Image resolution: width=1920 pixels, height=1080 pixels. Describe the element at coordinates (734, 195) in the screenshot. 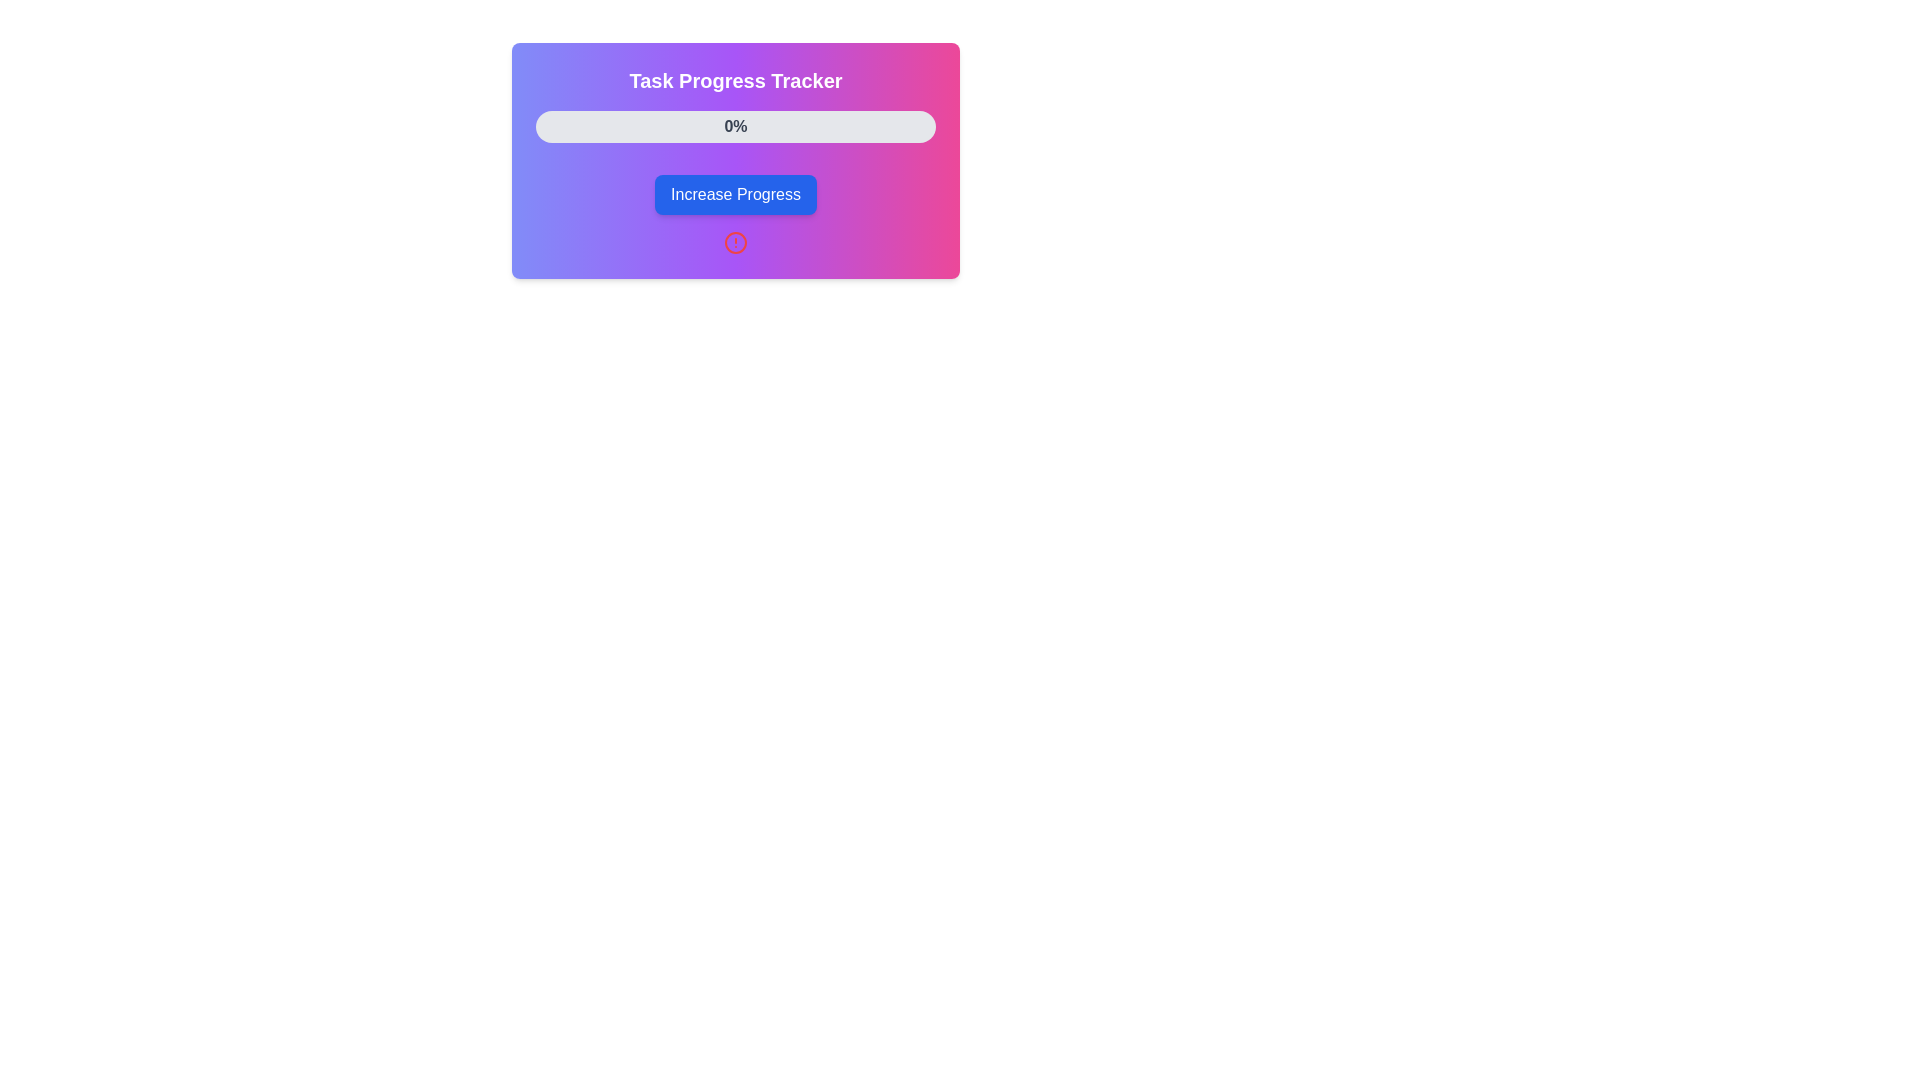

I see `the centrally located button below the progress bar and above the circular icon` at that location.